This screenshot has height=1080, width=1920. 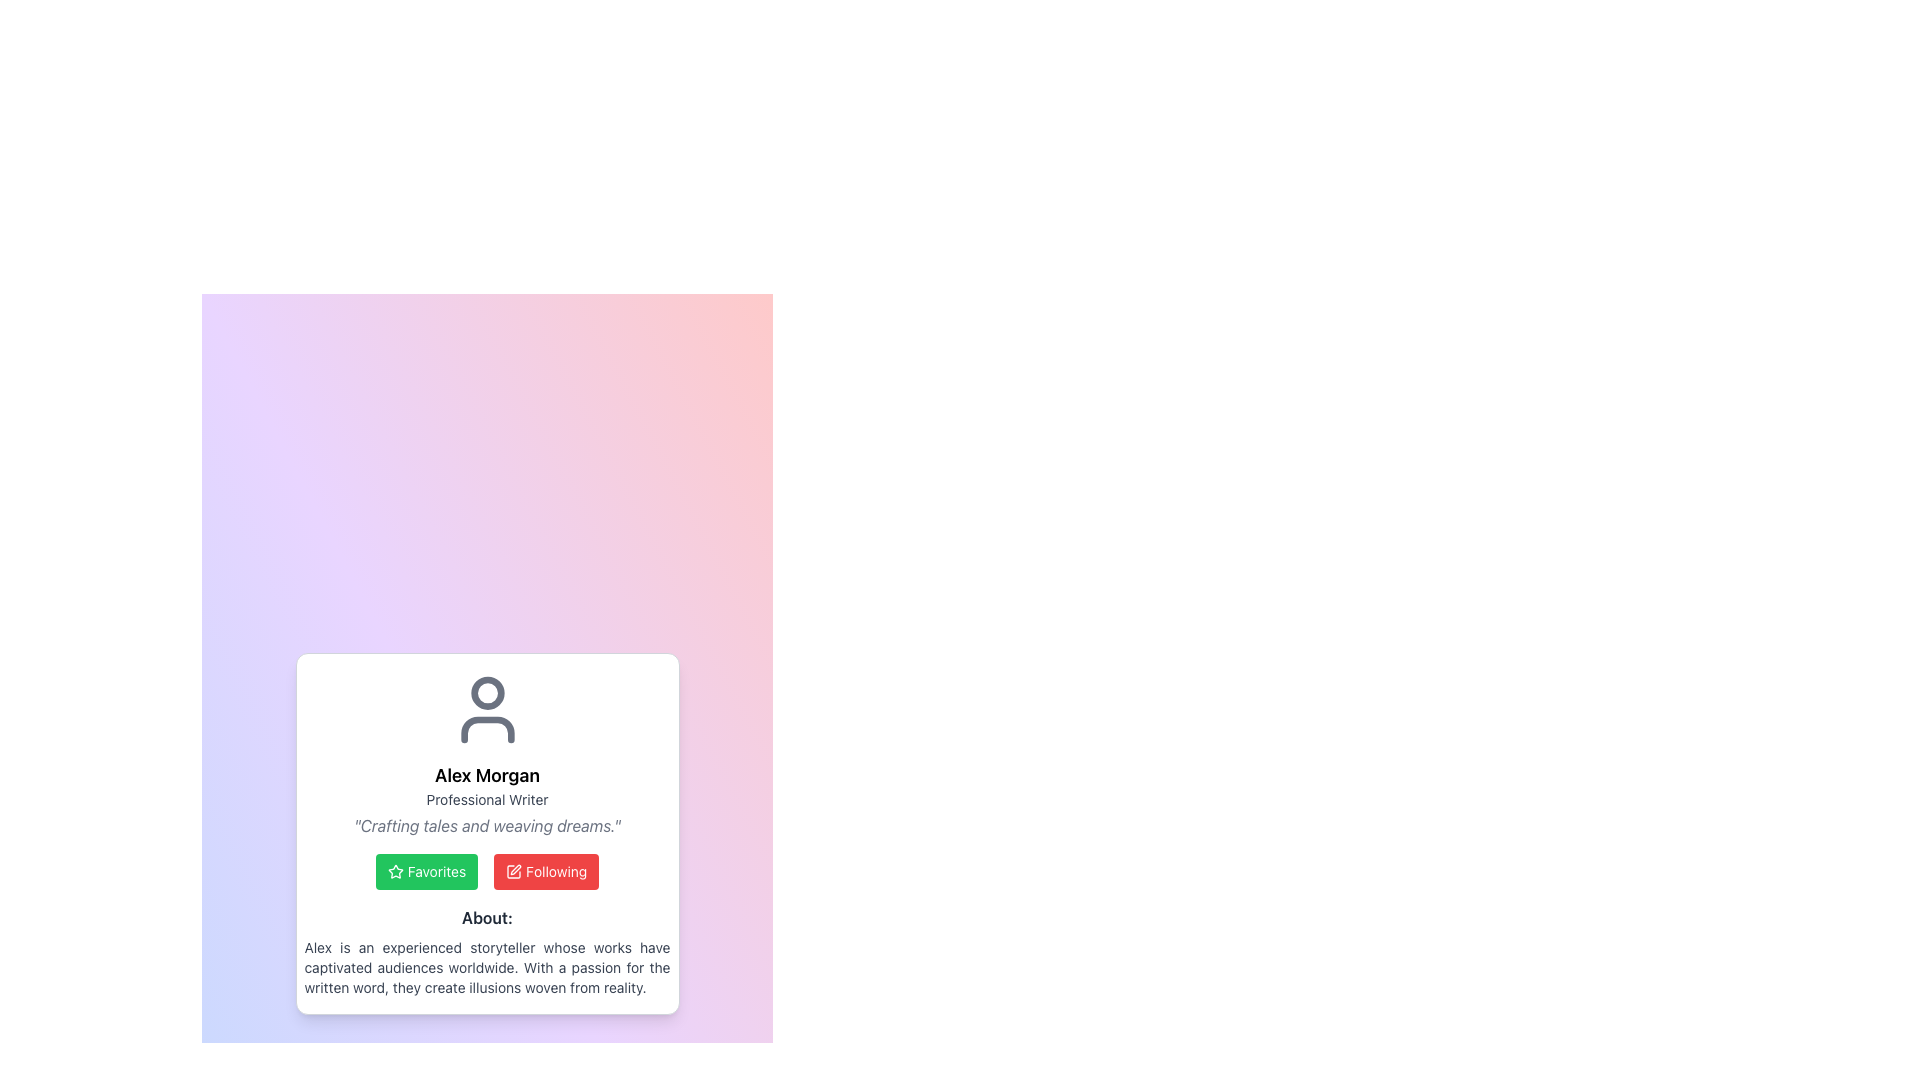 I want to click on the italic gray text label reading 'Crafting tales and weaving dreams' that is positioned below the 'Professional Writer' designation, so click(x=487, y=825).